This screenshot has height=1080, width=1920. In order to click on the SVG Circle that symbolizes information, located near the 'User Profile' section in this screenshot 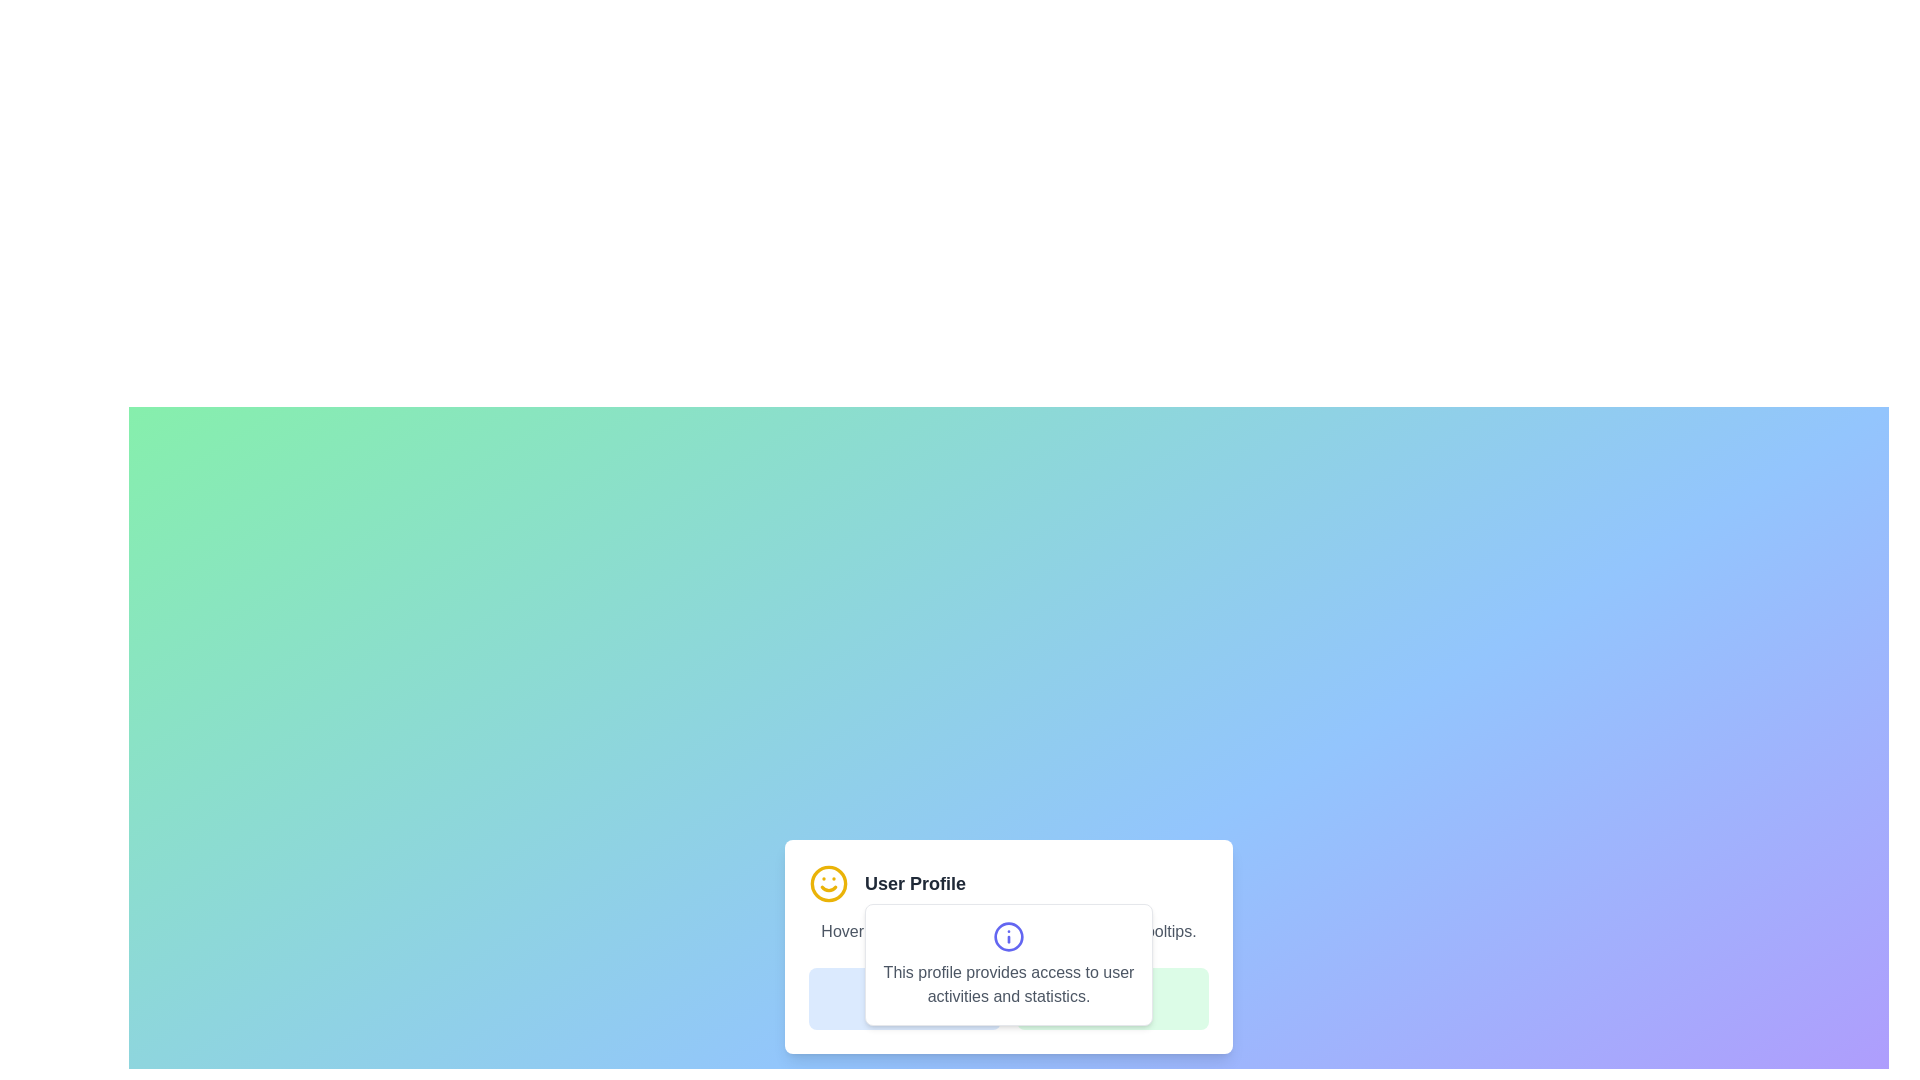, I will do `click(1008, 937)`.